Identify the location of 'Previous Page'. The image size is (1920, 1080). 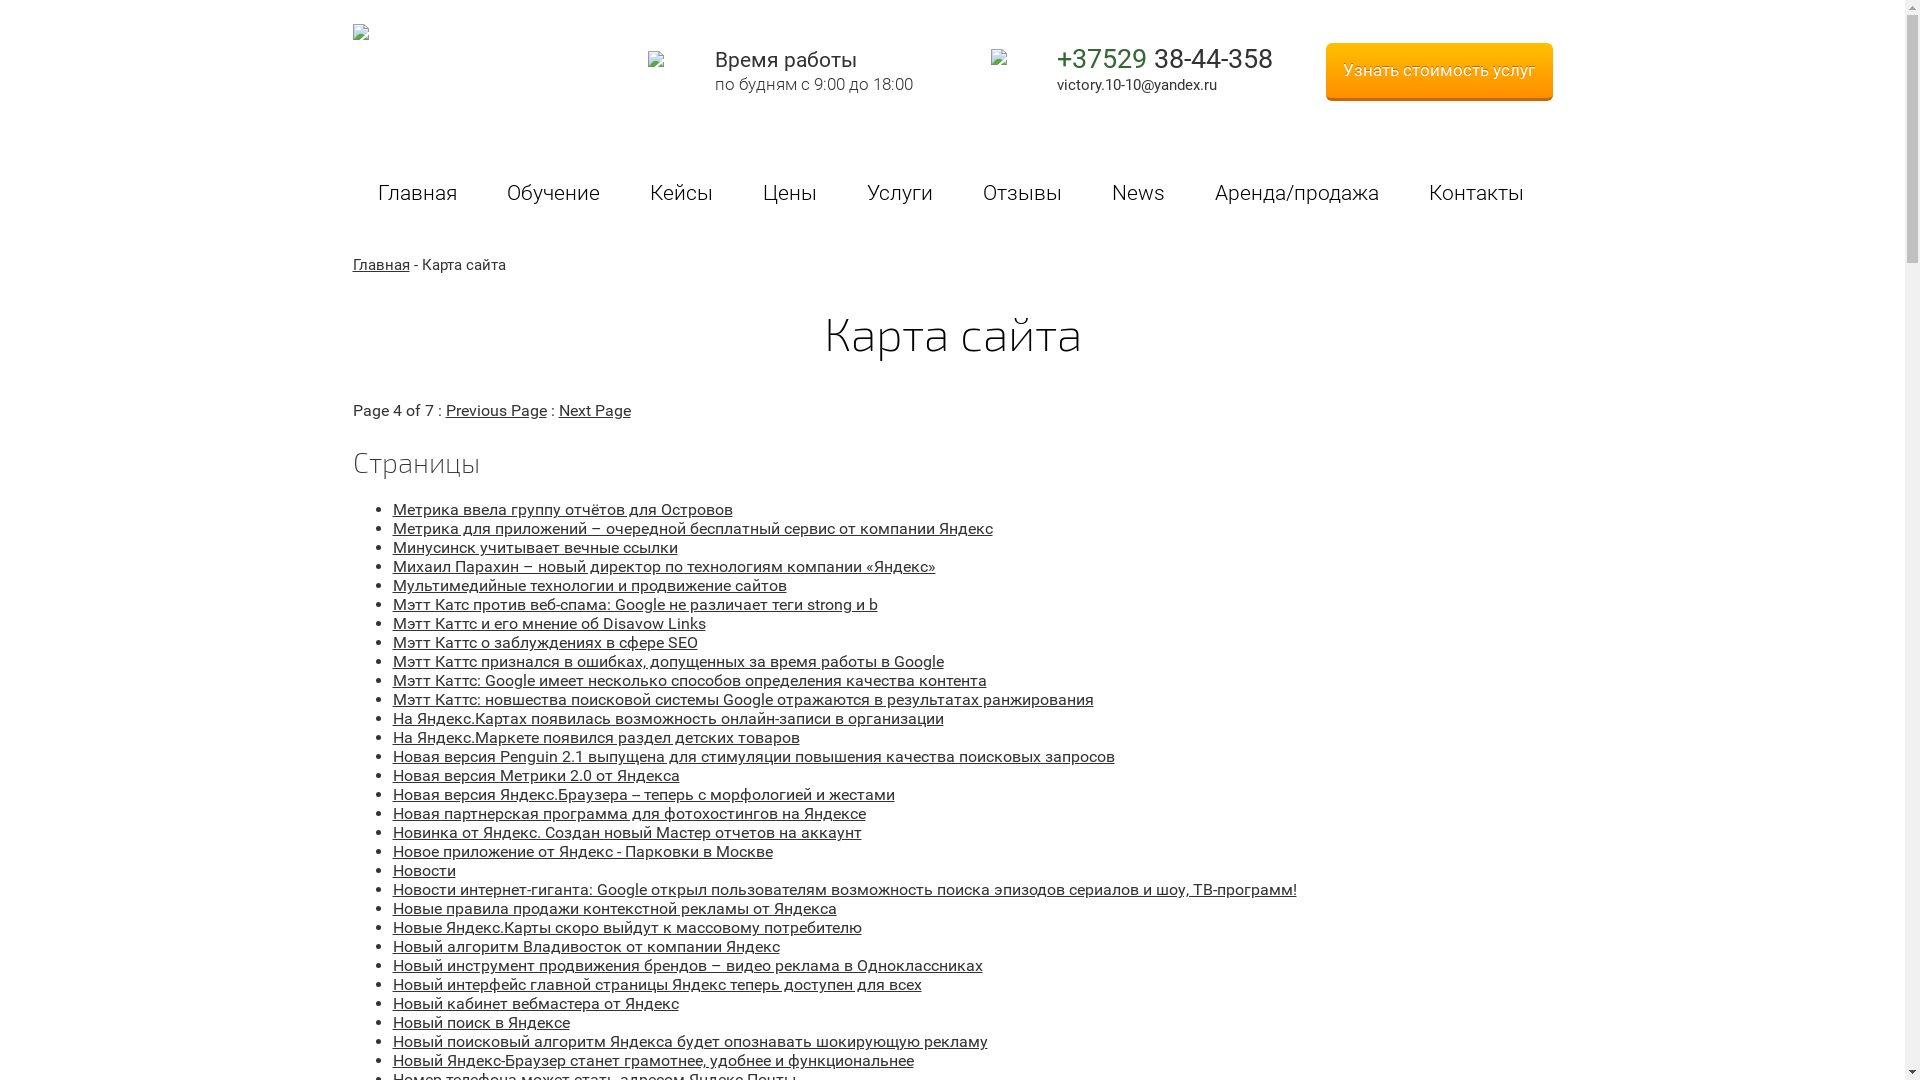
(496, 409).